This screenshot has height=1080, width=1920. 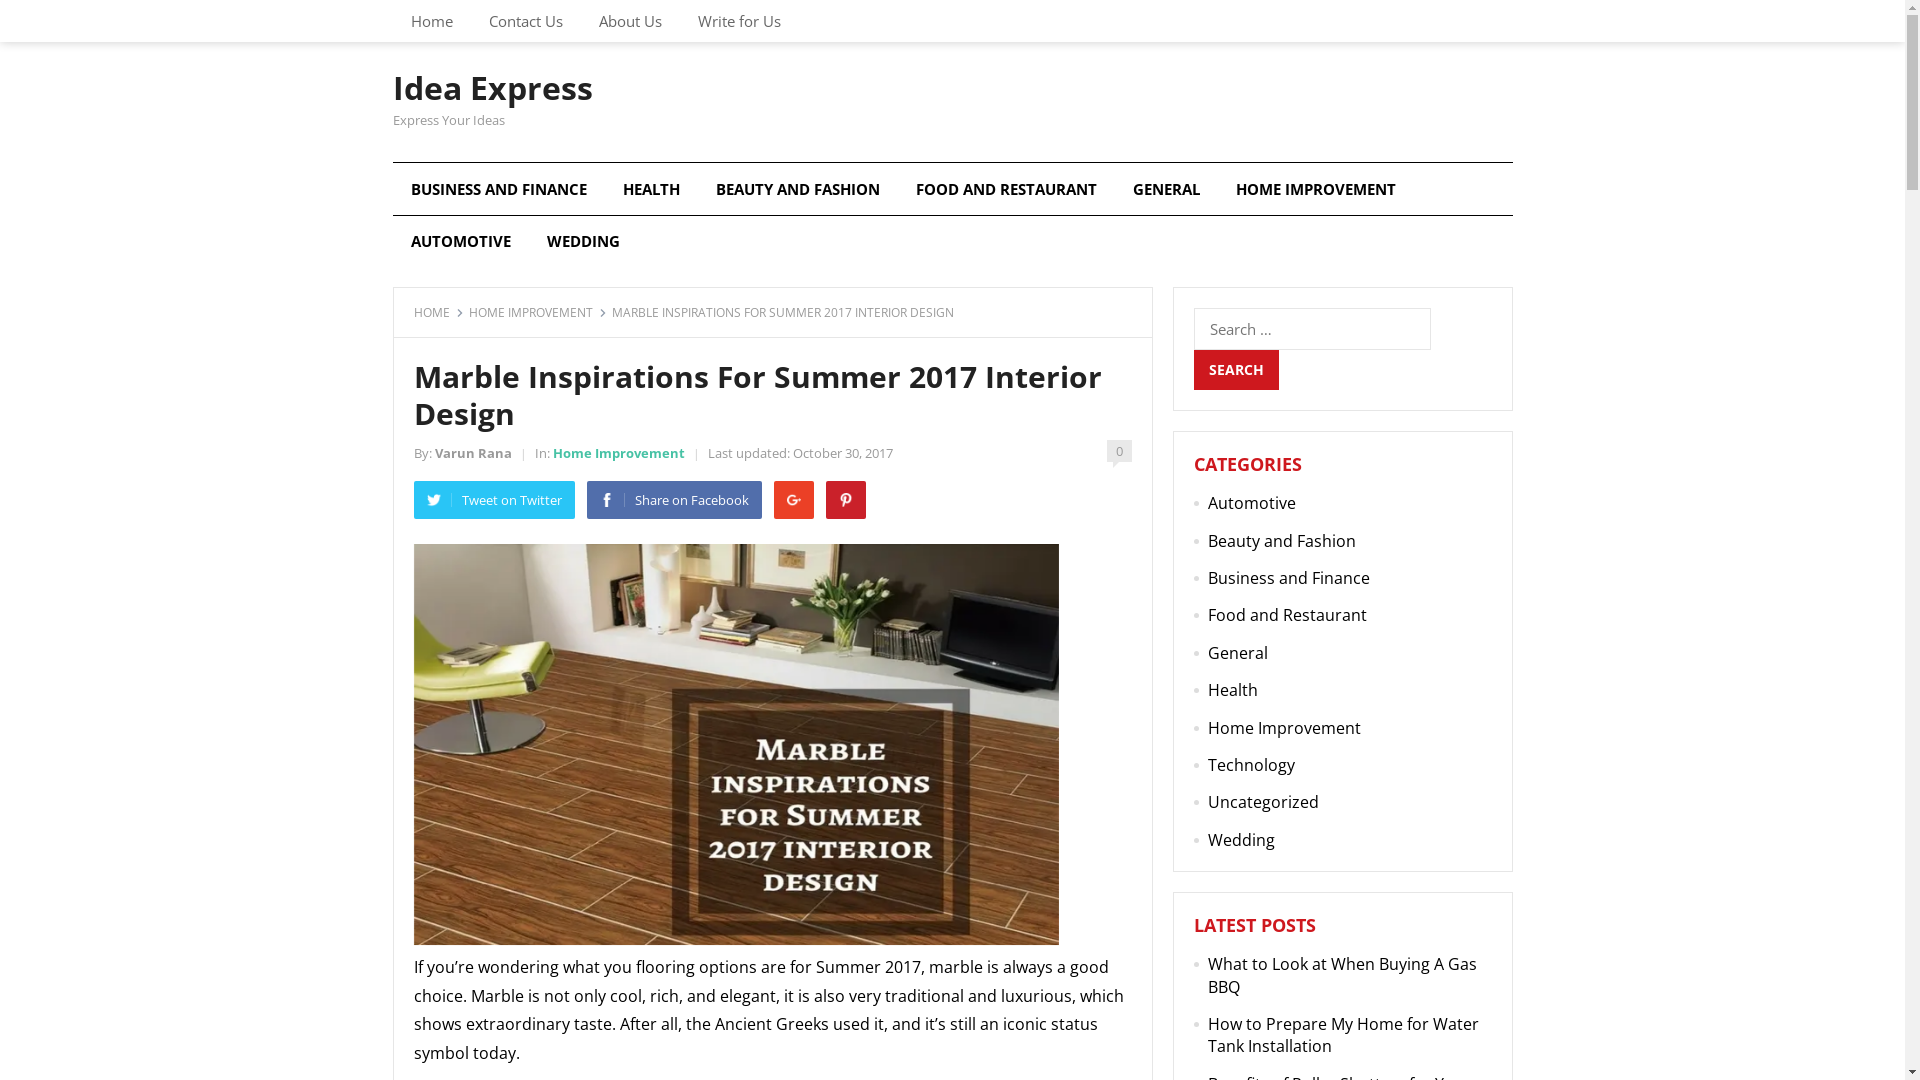 What do you see at coordinates (792, 499) in the screenshot?
I see `'Google+'` at bounding box center [792, 499].